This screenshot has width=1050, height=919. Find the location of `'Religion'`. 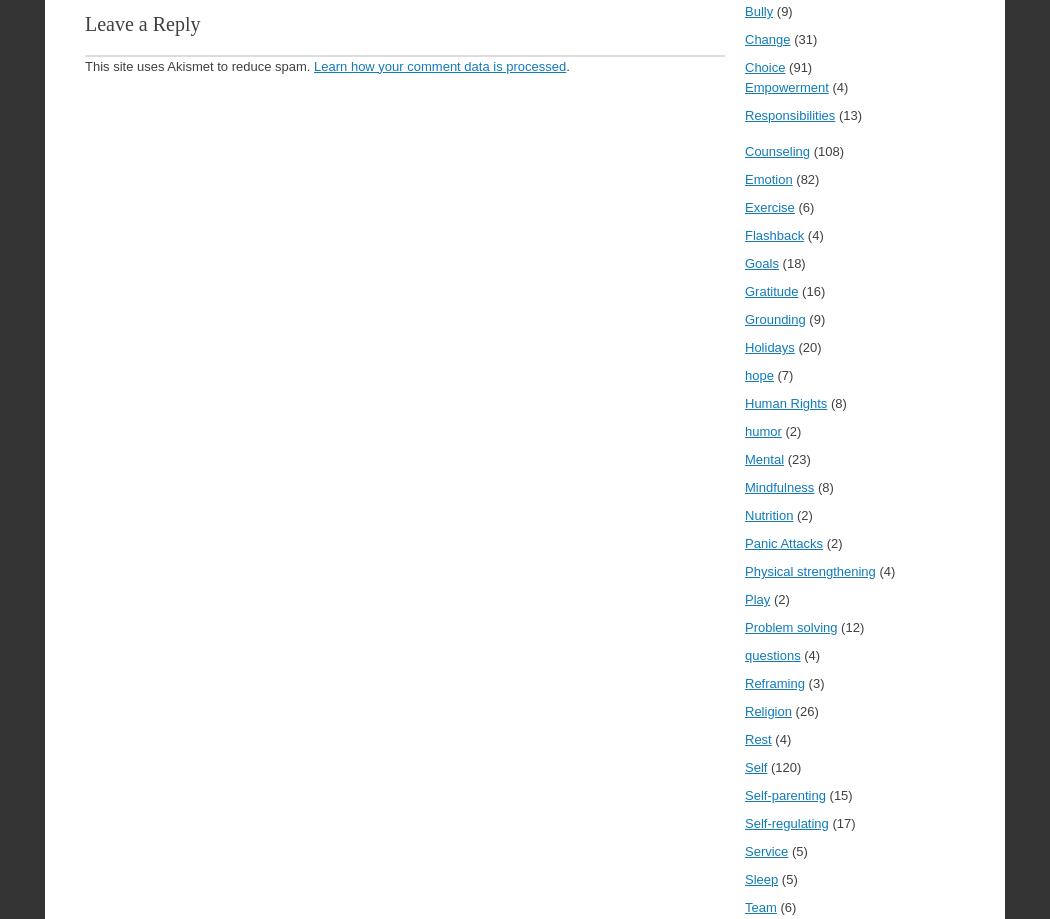

'Religion' is located at coordinates (767, 710).